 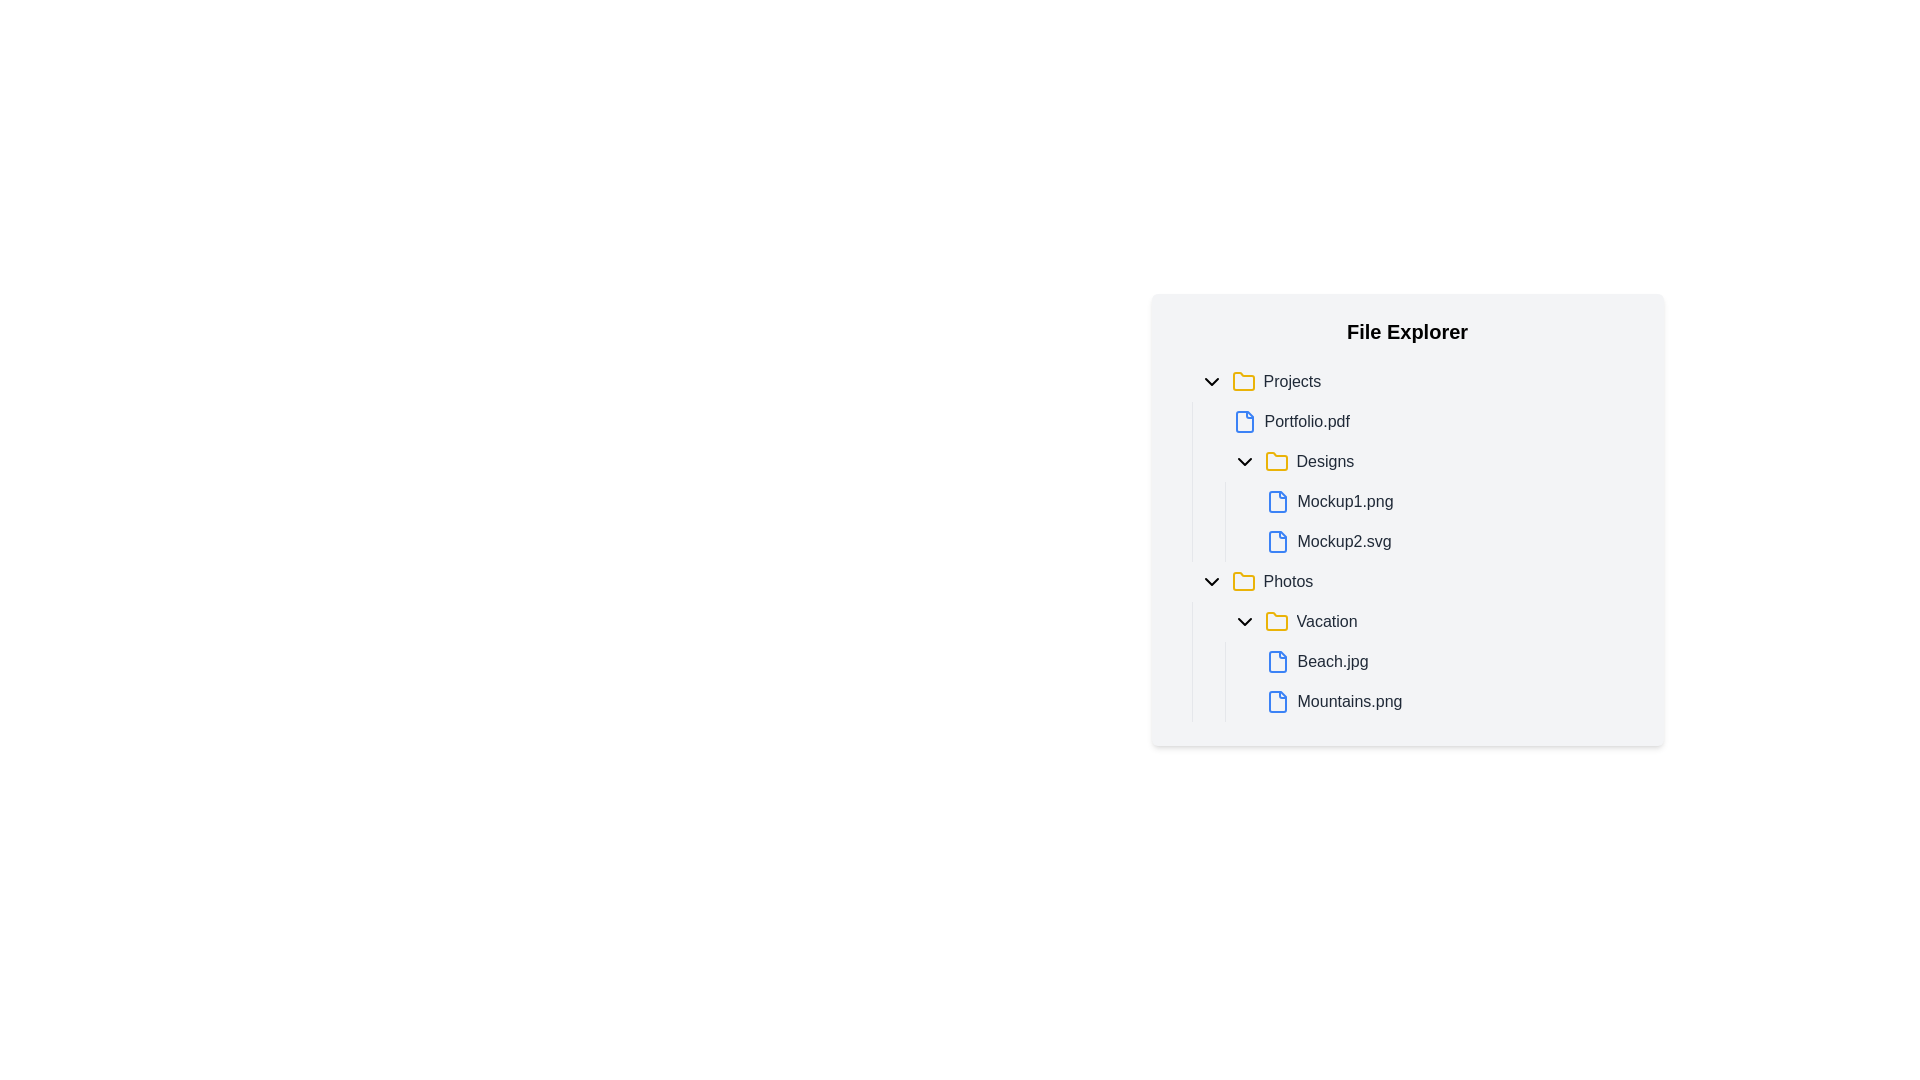 I want to click on the 'Designs' folder icon in the Projects directory, so click(x=1275, y=461).